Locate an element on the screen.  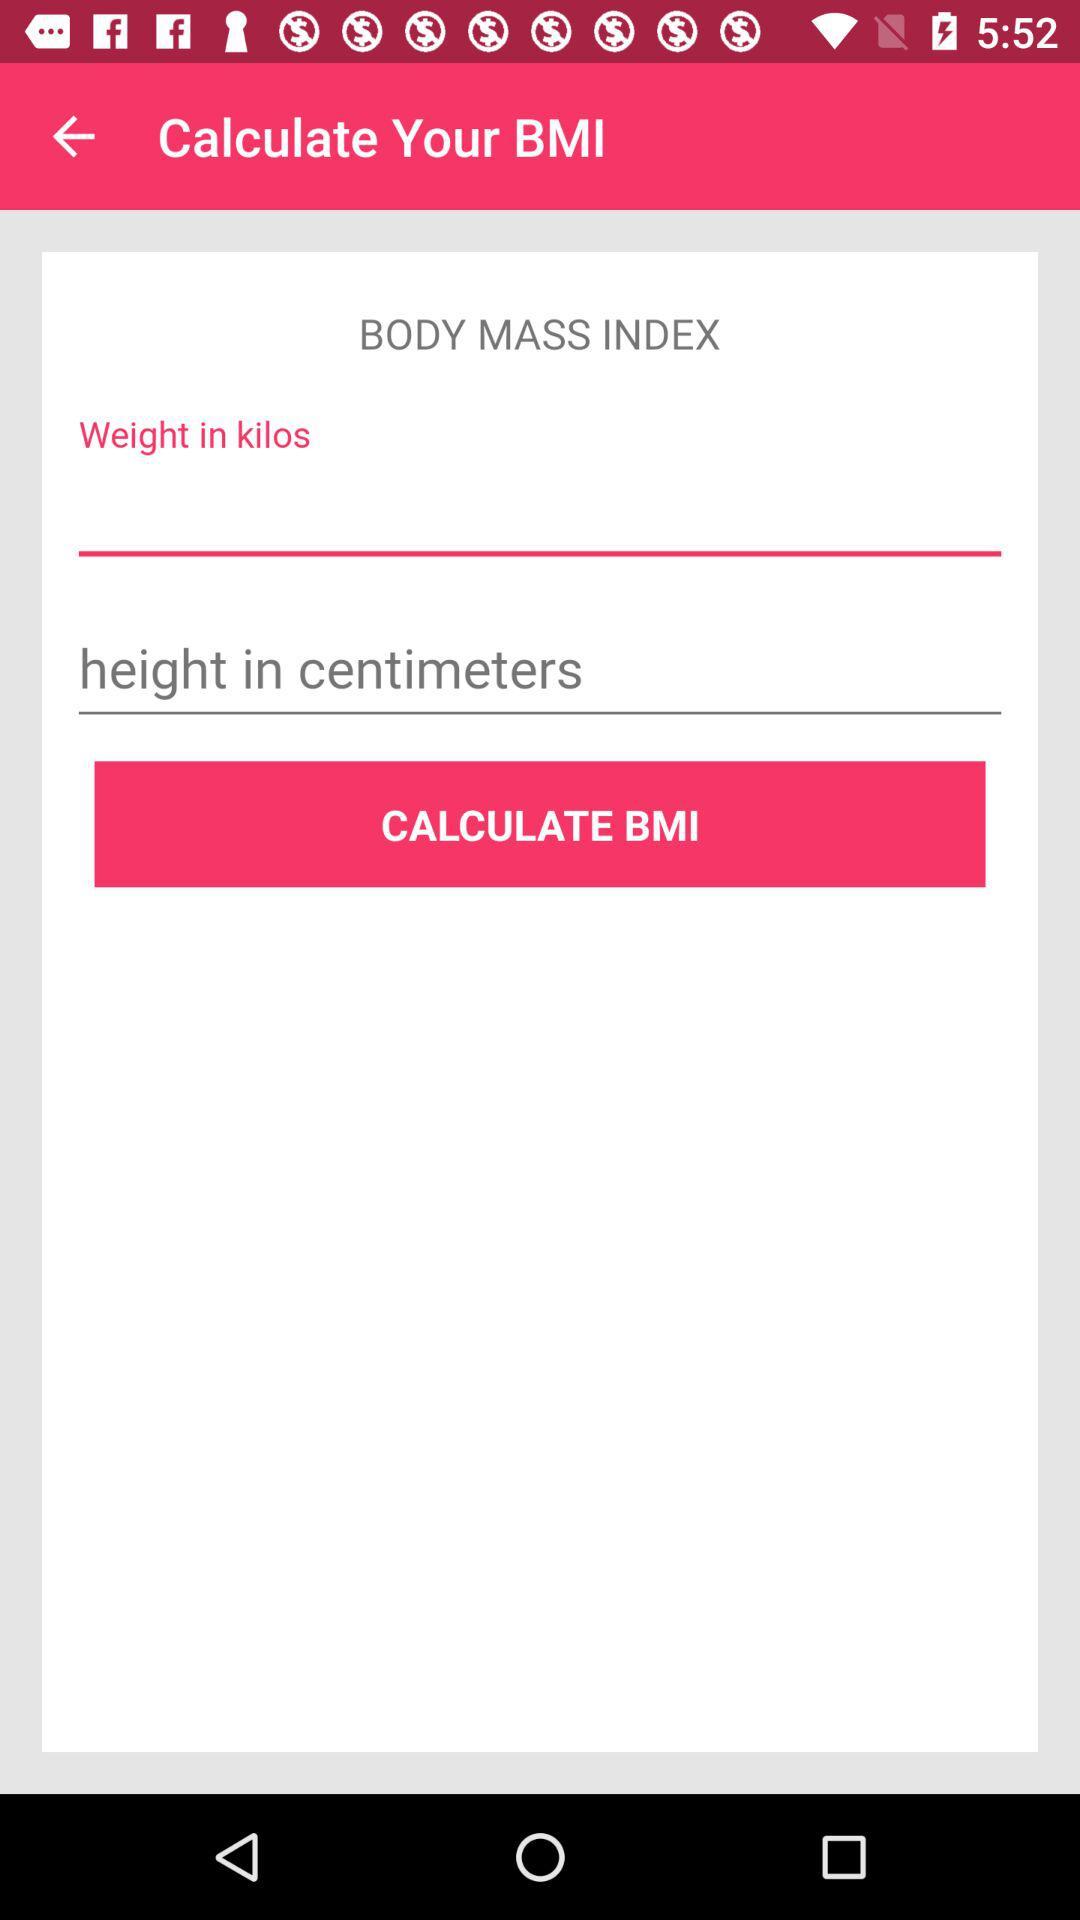
write a weight in kilos is located at coordinates (540, 510).